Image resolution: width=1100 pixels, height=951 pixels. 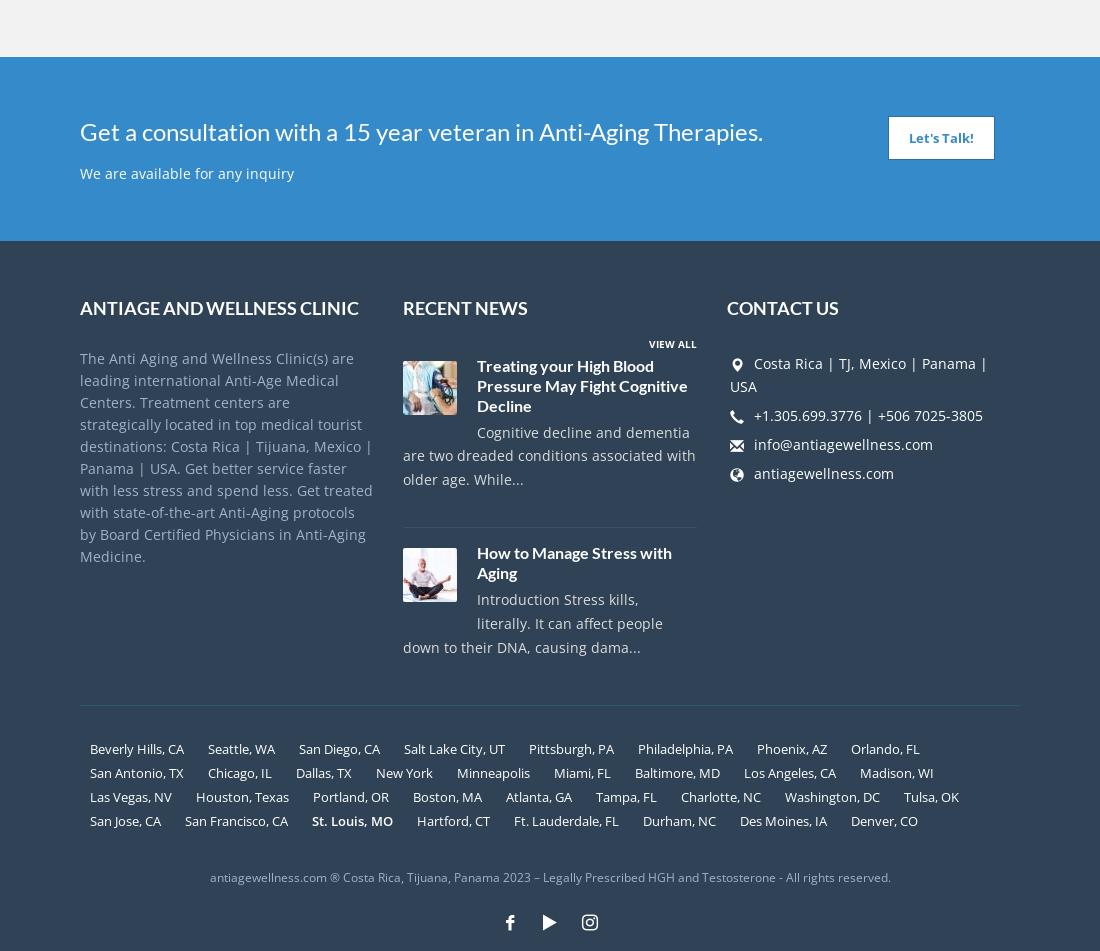 What do you see at coordinates (849, 819) in the screenshot?
I see `'Denver, CO'` at bounding box center [849, 819].